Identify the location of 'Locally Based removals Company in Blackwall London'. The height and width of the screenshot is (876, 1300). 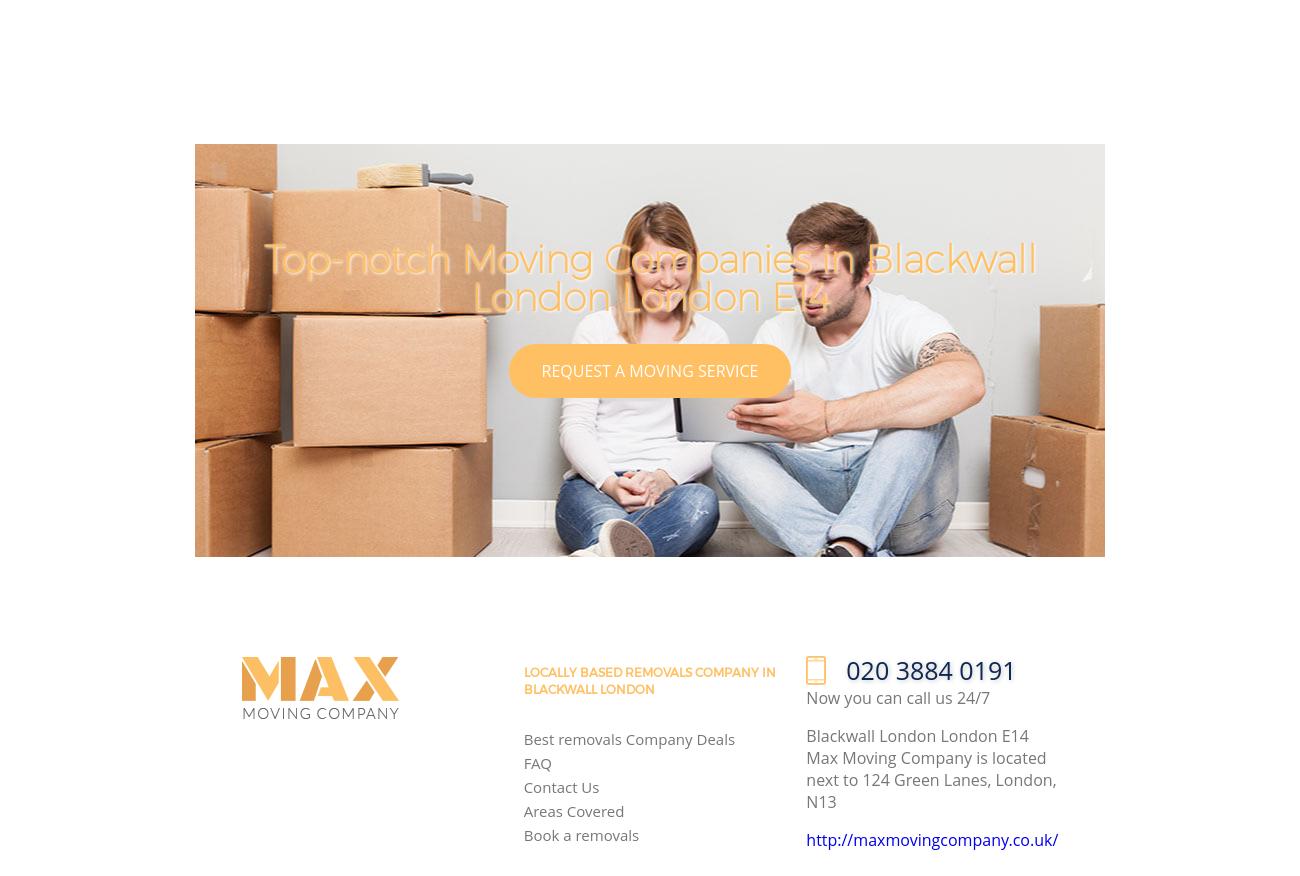
(648, 680).